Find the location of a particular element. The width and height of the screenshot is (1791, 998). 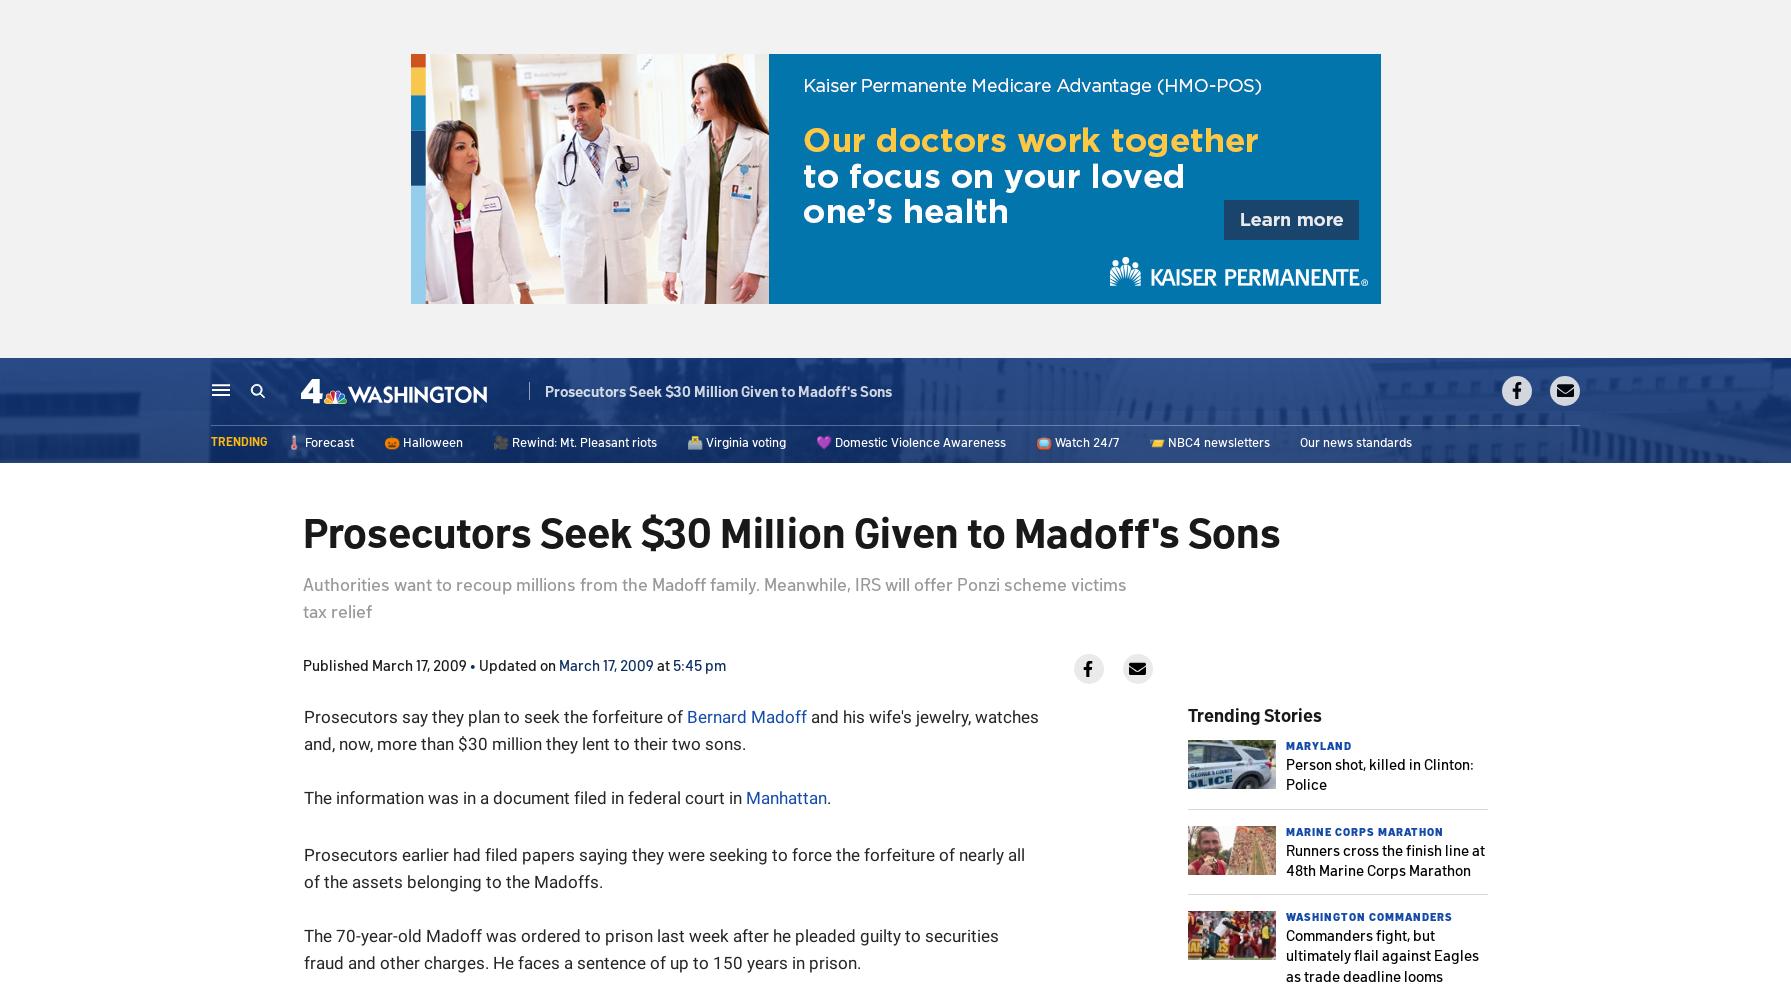

'Published March 17, 2009' is located at coordinates (301, 663).